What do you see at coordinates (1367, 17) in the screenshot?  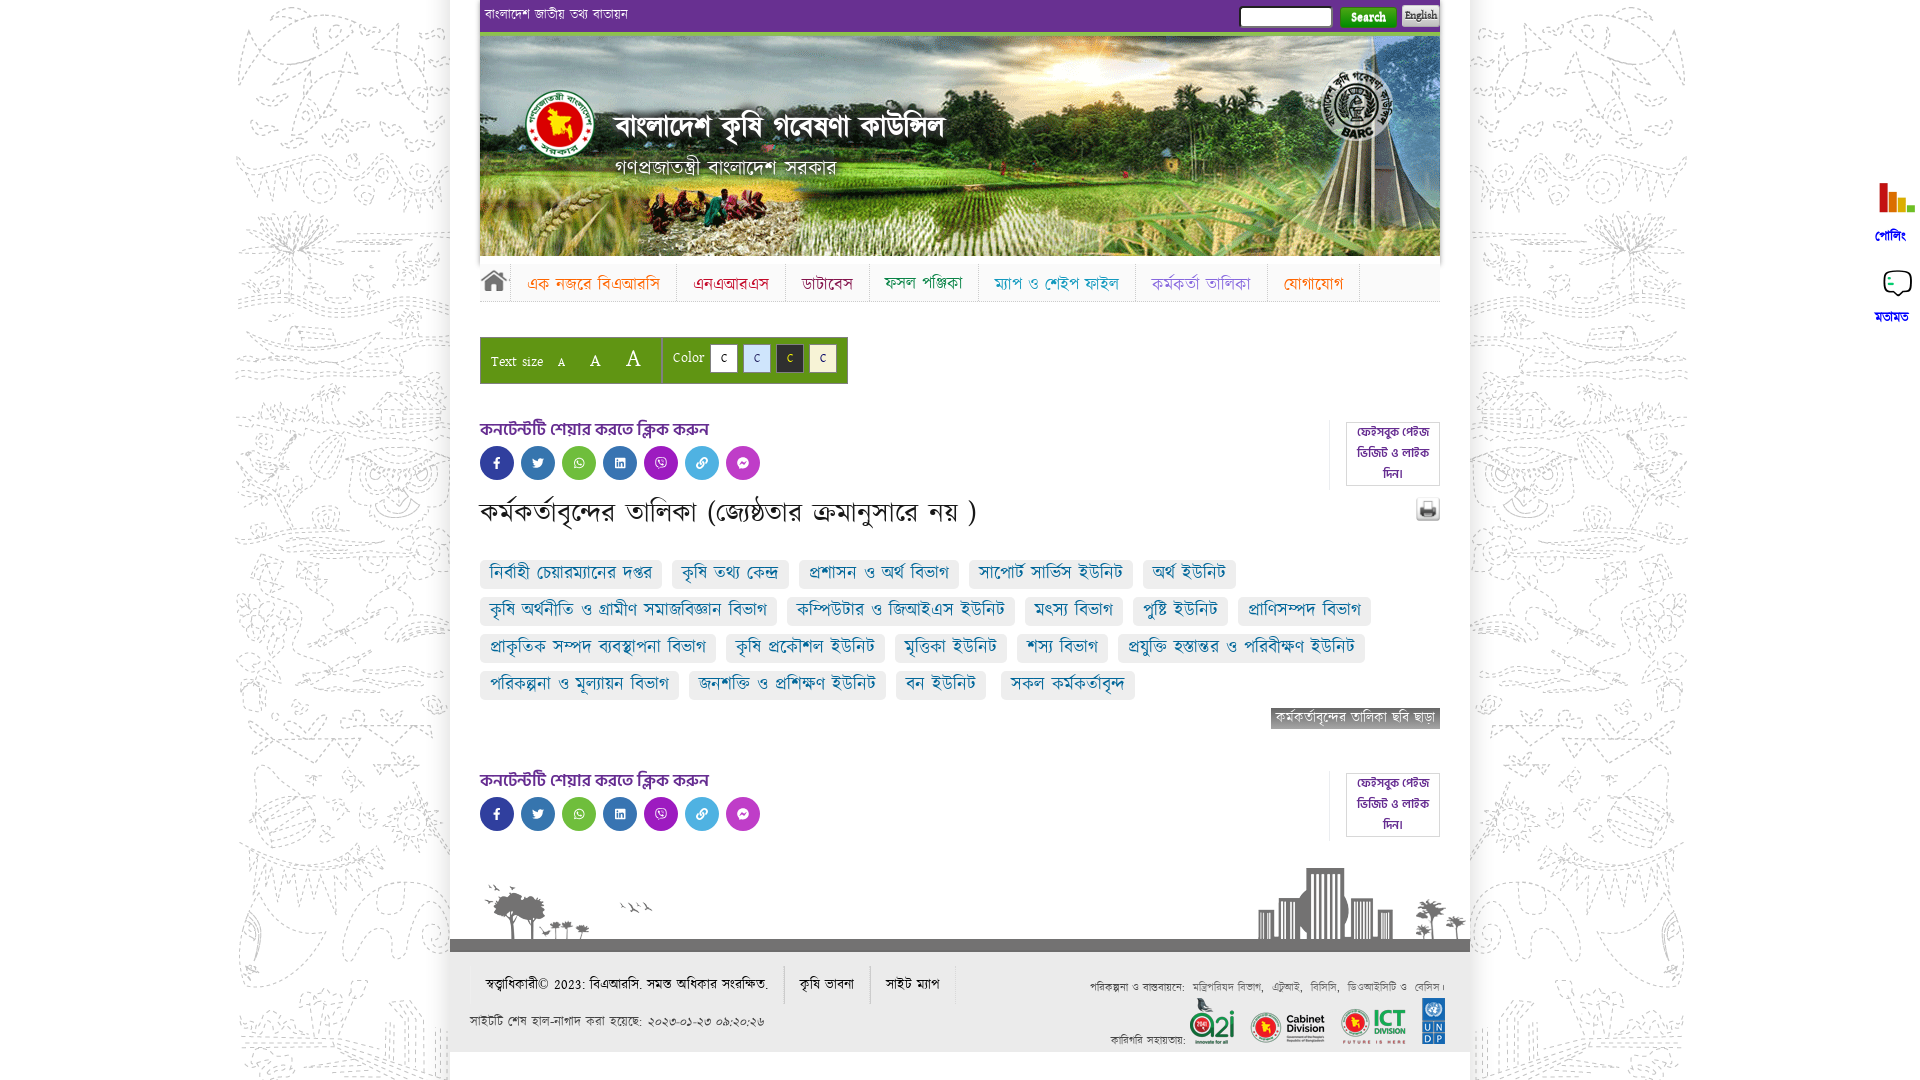 I see `'Search'` at bounding box center [1367, 17].